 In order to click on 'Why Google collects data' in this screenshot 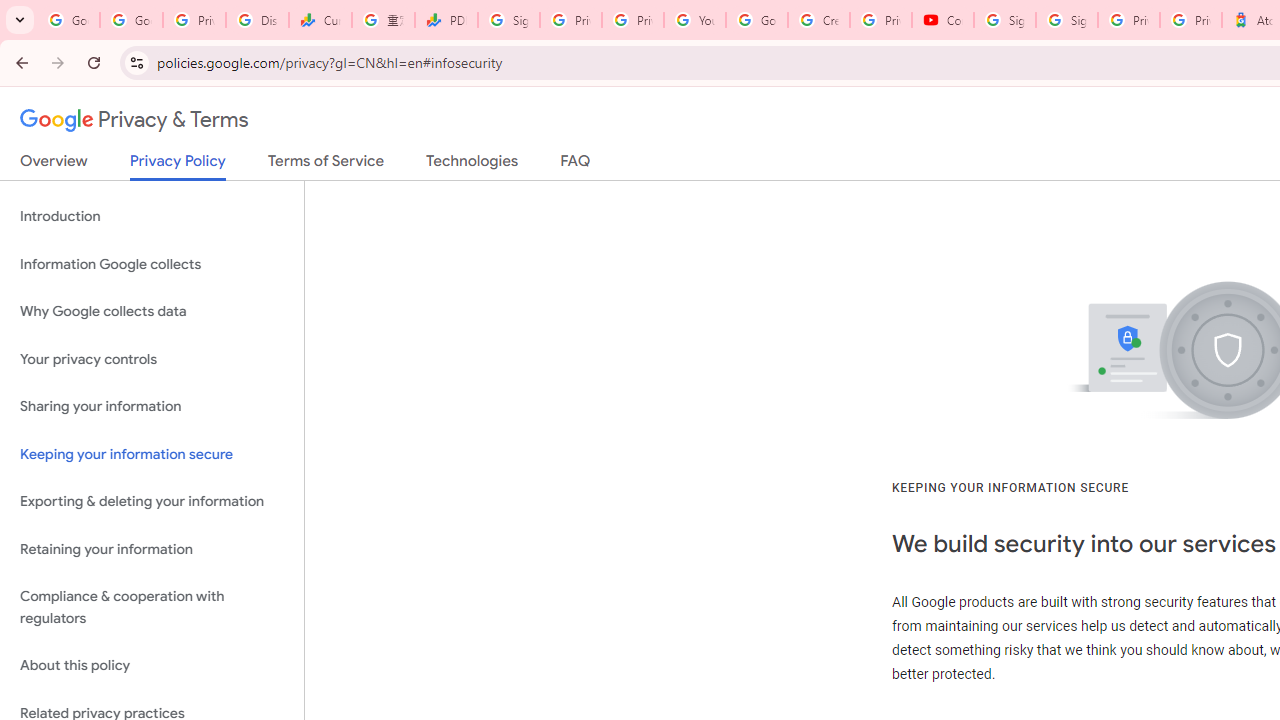, I will do `click(151, 312)`.